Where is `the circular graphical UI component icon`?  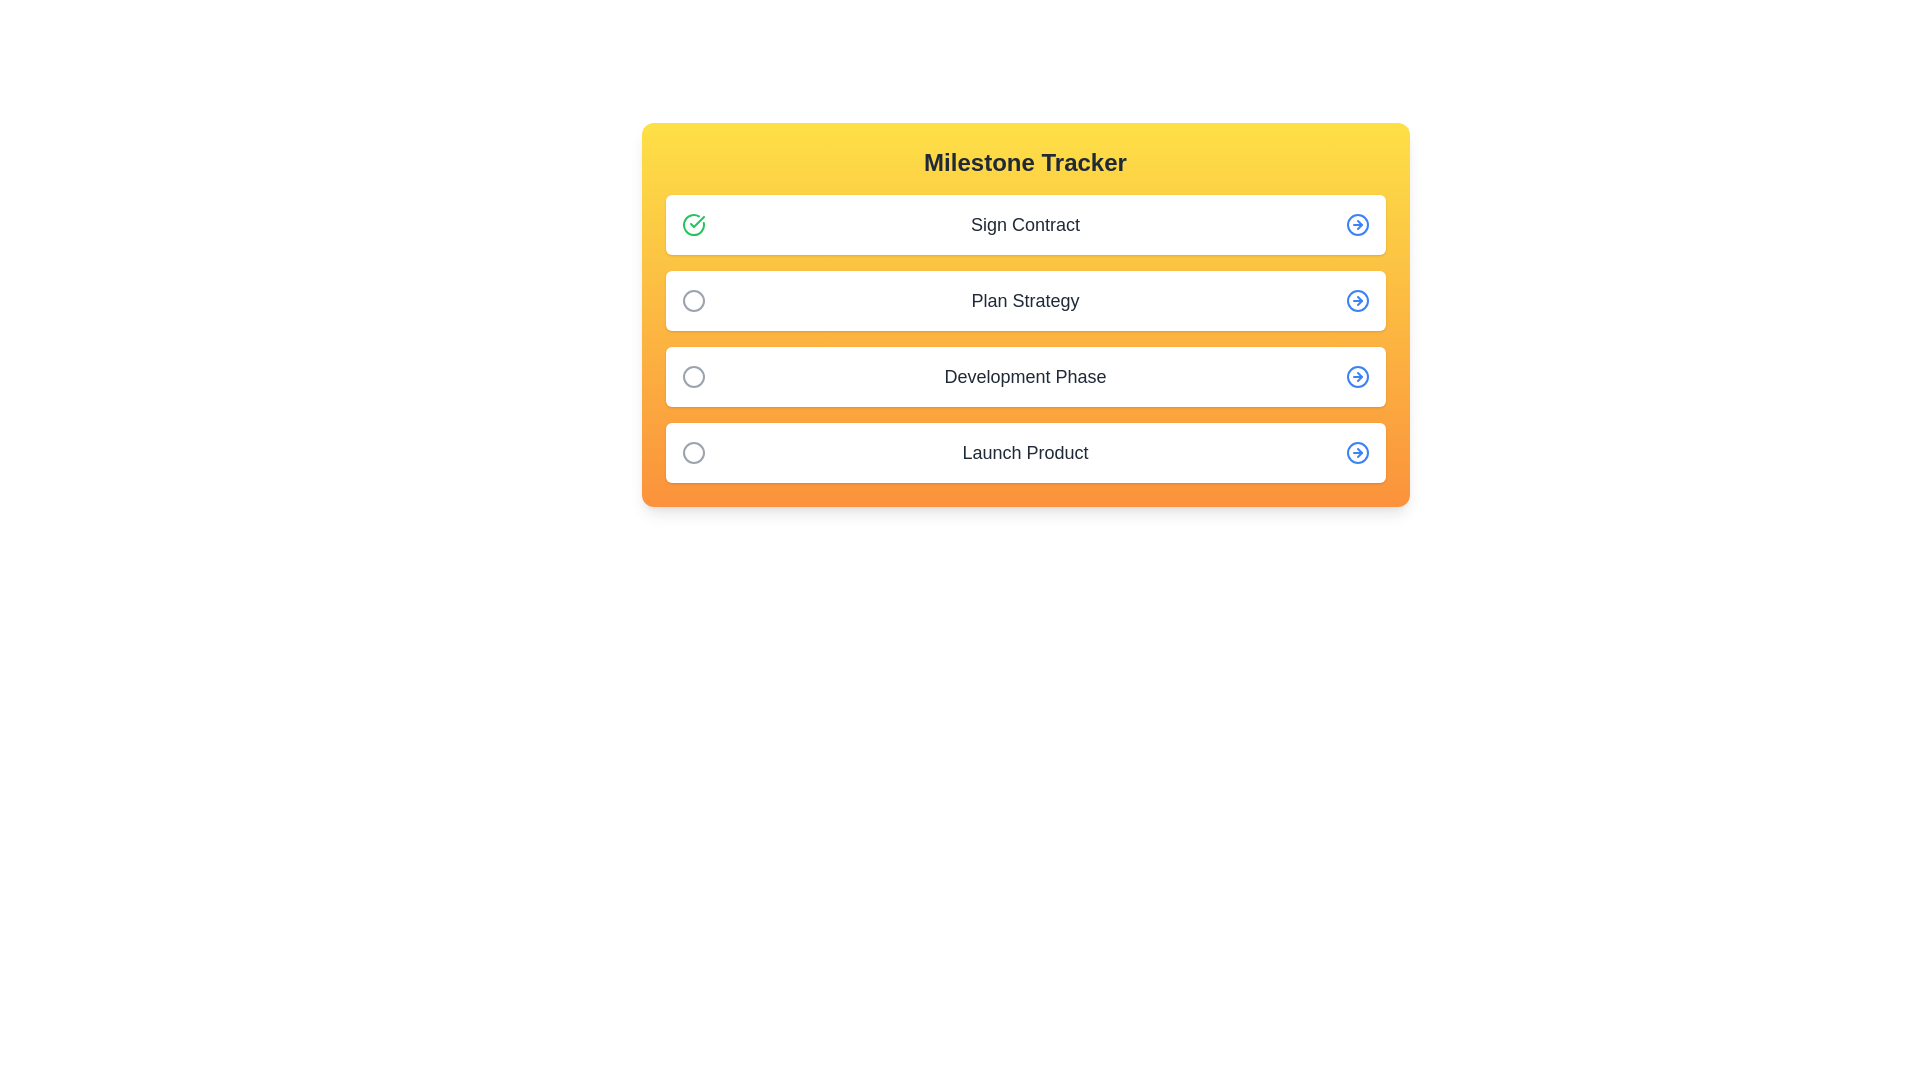 the circular graphical UI component icon is located at coordinates (1357, 452).